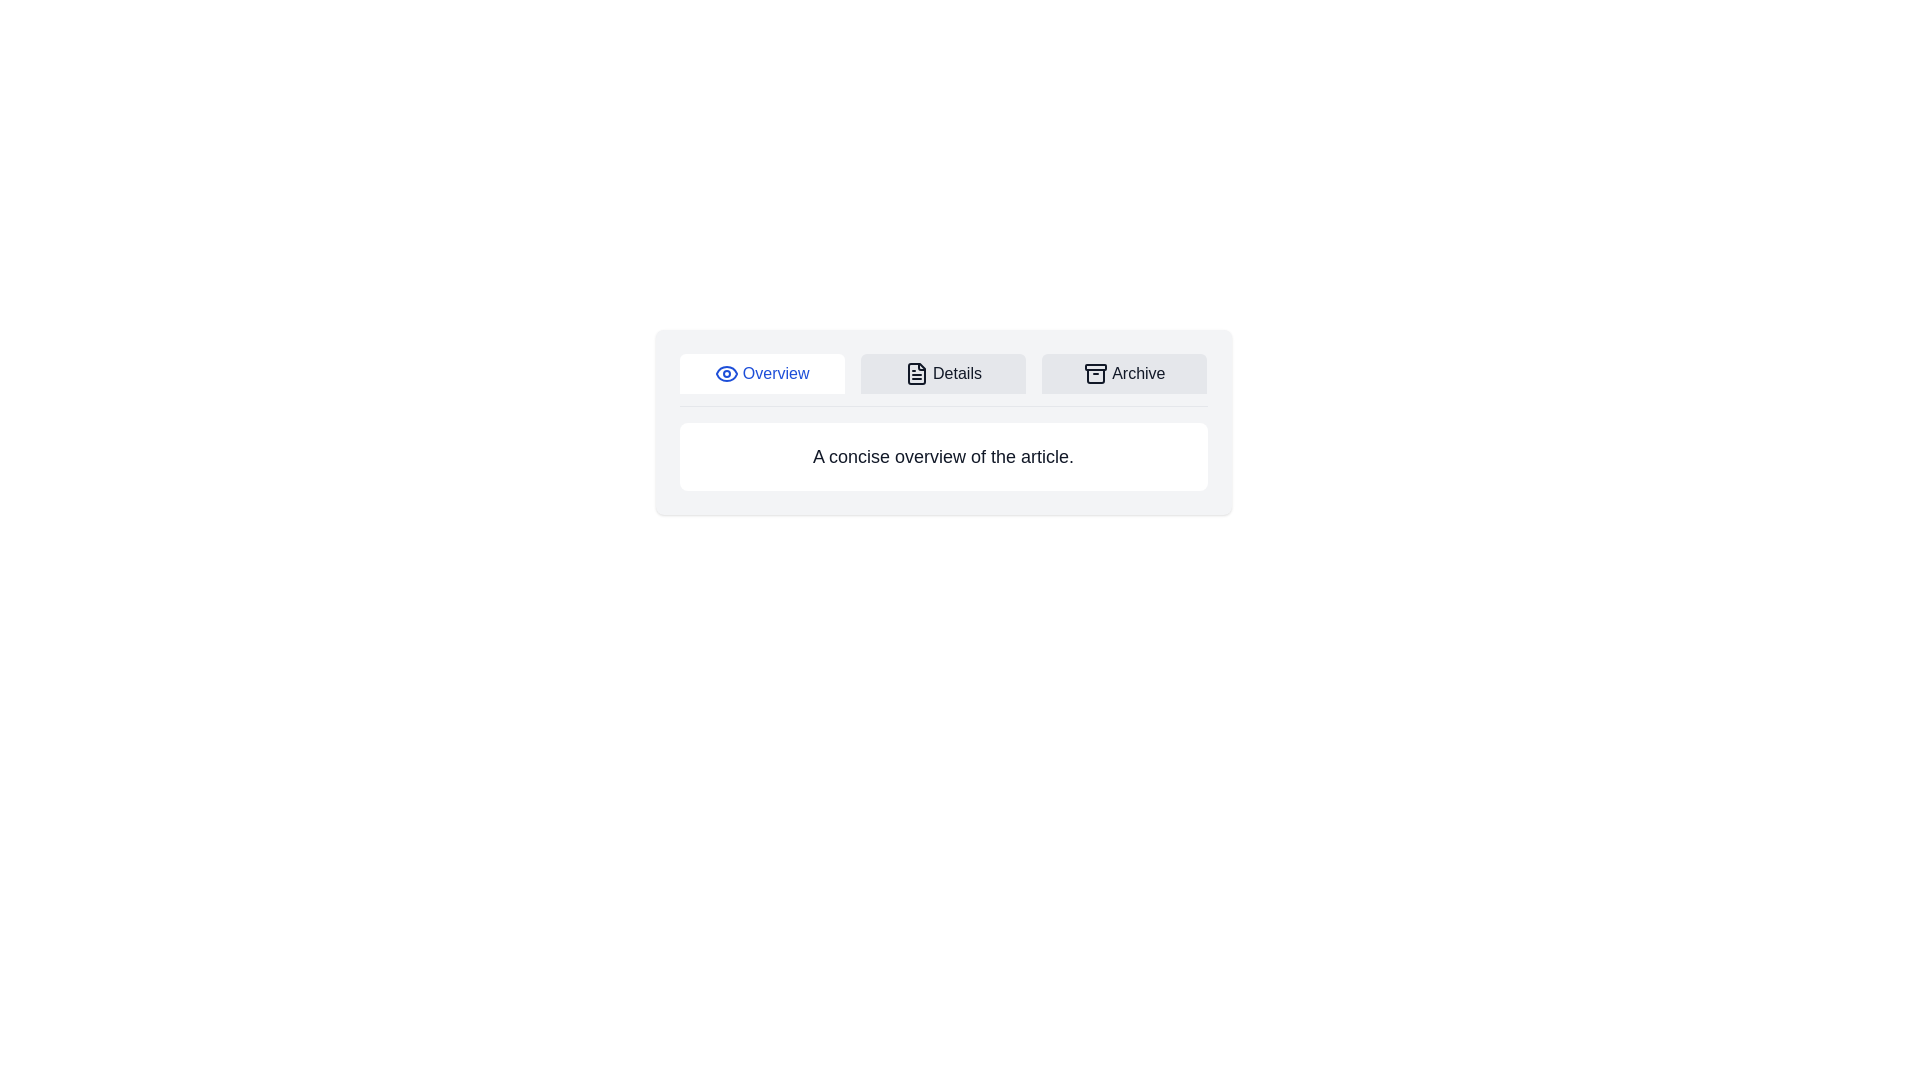 The width and height of the screenshot is (1920, 1080). What do you see at coordinates (941, 374) in the screenshot?
I see `the Details tab to see the highlighting effect` at bounding box center [941, 374].